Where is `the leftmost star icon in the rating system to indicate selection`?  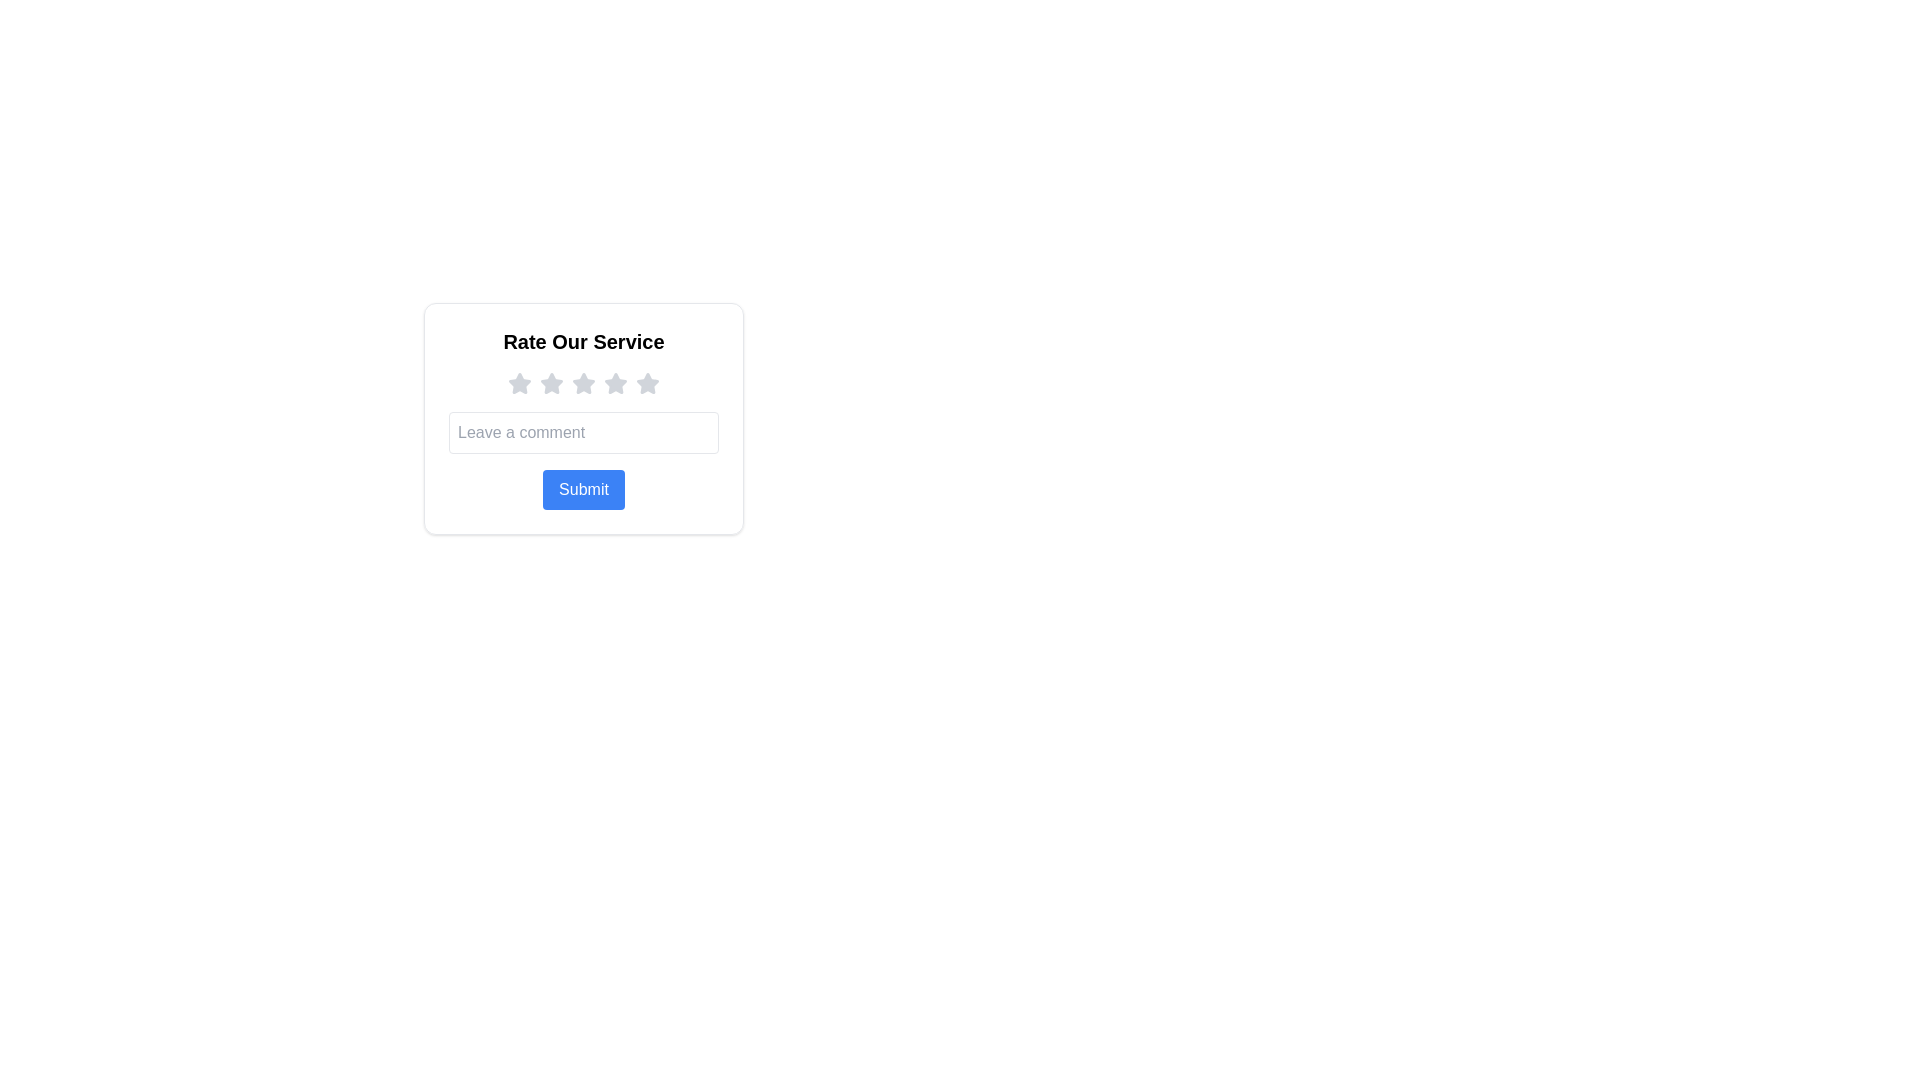 the leftmost star icon in the rating system to indicate selection is located at coordinates (519, 383).